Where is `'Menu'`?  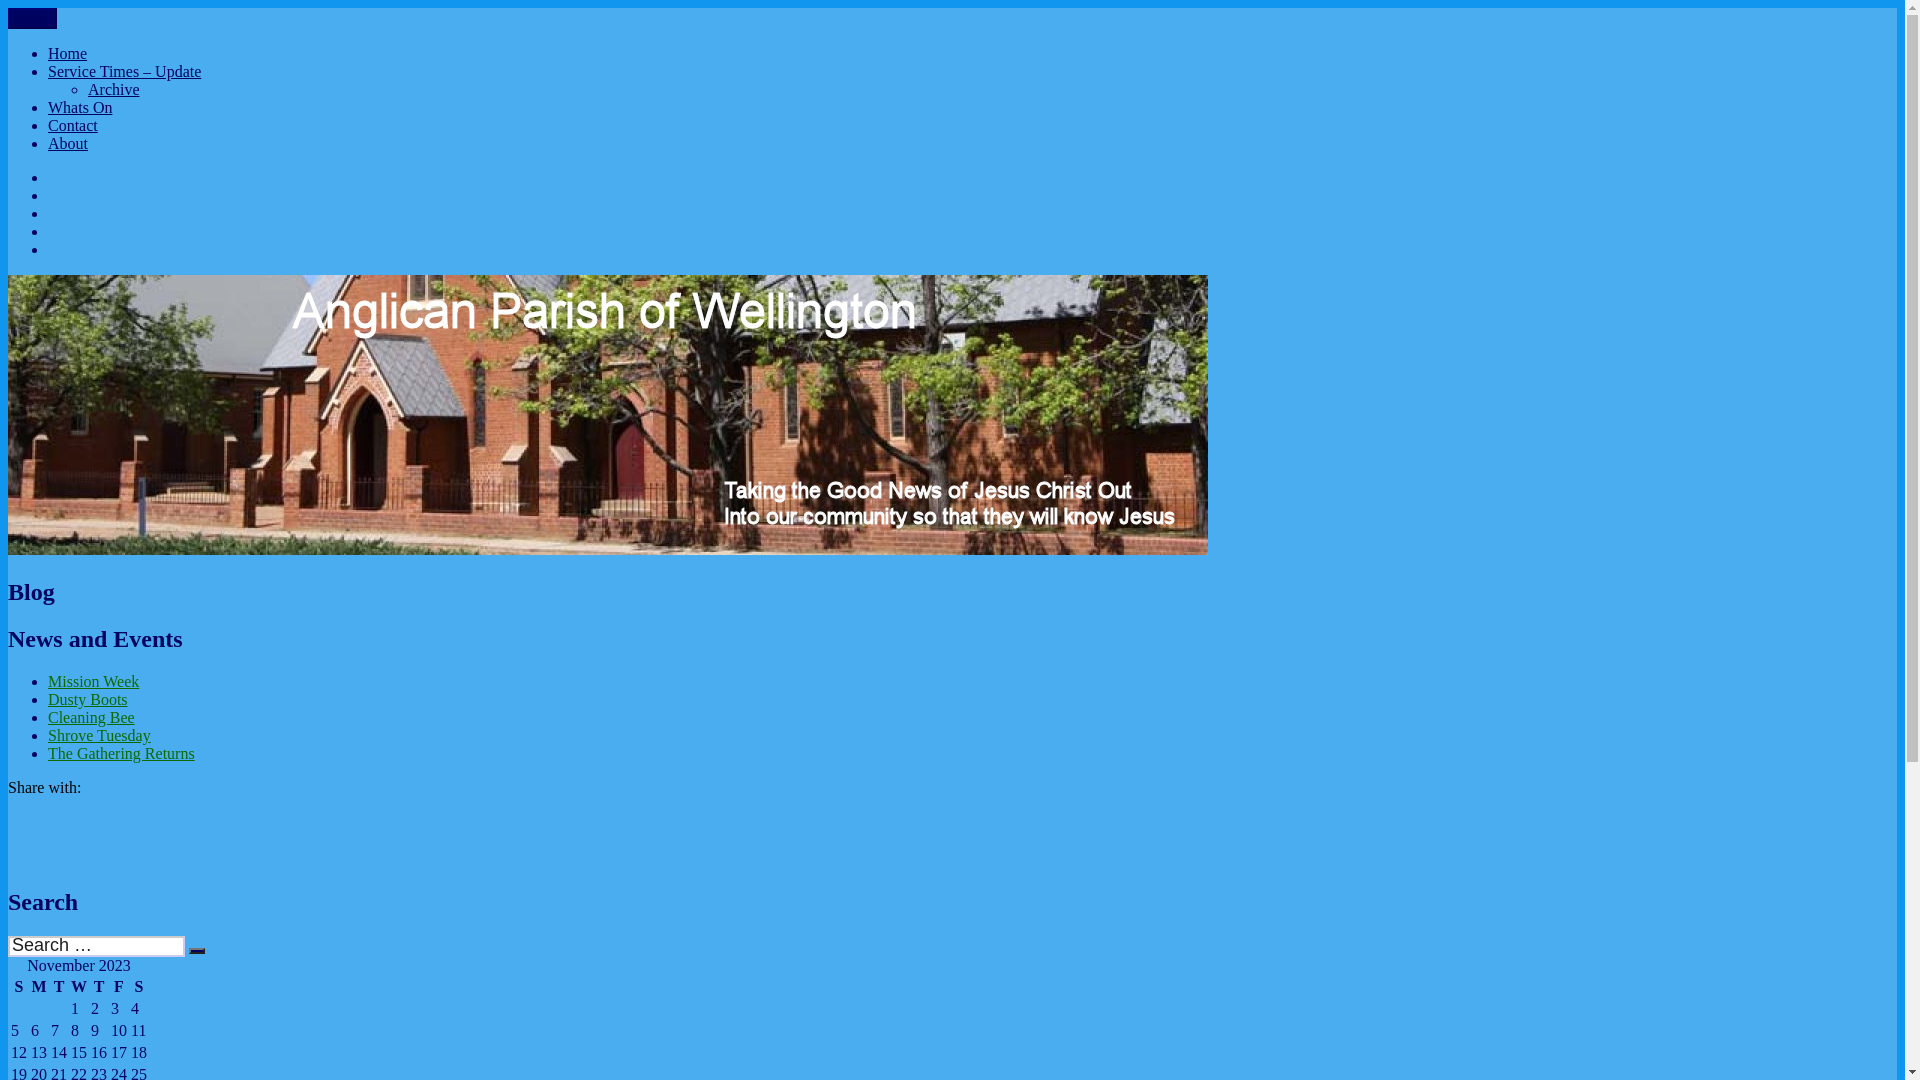
'Menu' is located at coordinates (32, 18).